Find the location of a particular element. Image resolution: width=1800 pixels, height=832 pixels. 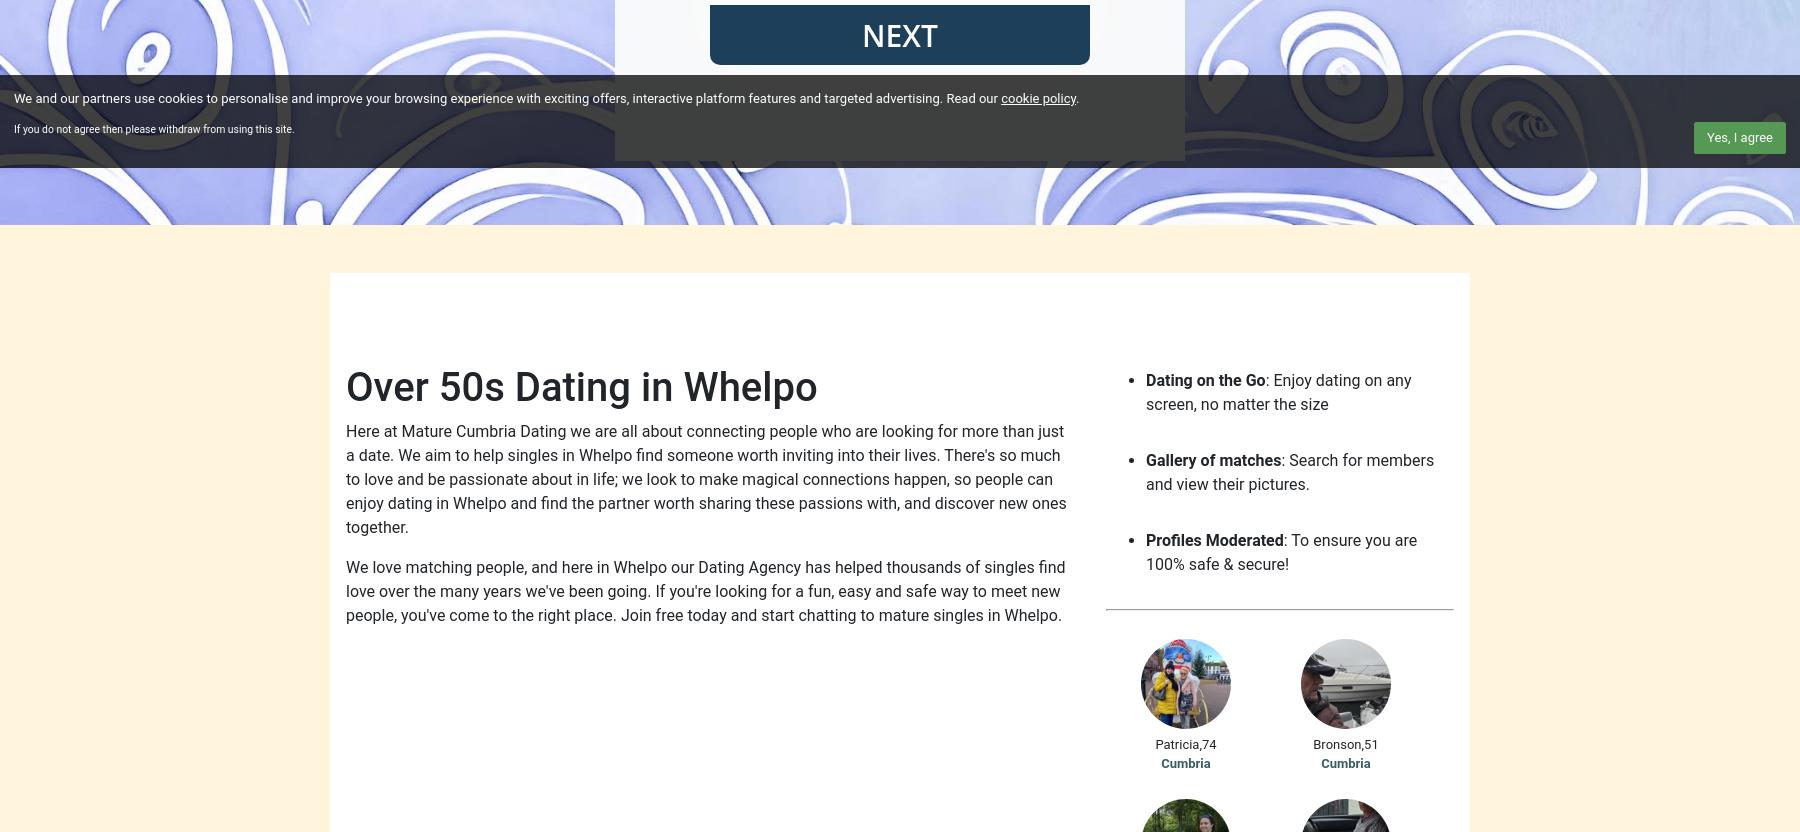

': Search for members and view their pictures.' is located at coordinates (1290, 471).